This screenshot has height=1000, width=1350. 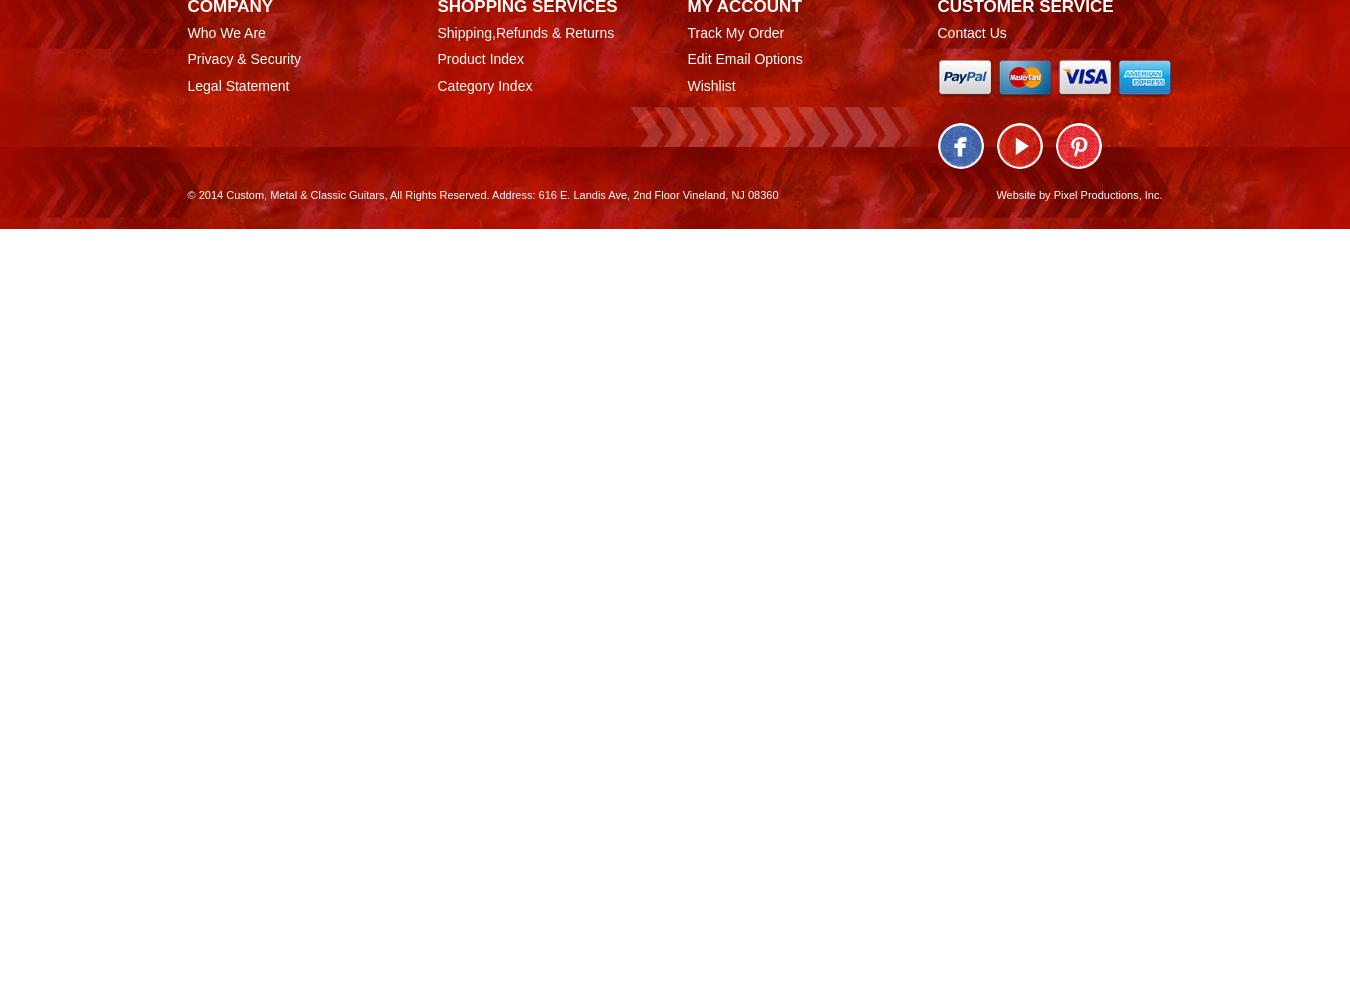 What do you see at coordinates (743, 59) in the screenshot?
I see `'Edit Email Options'` at bounding box center [743, 59].